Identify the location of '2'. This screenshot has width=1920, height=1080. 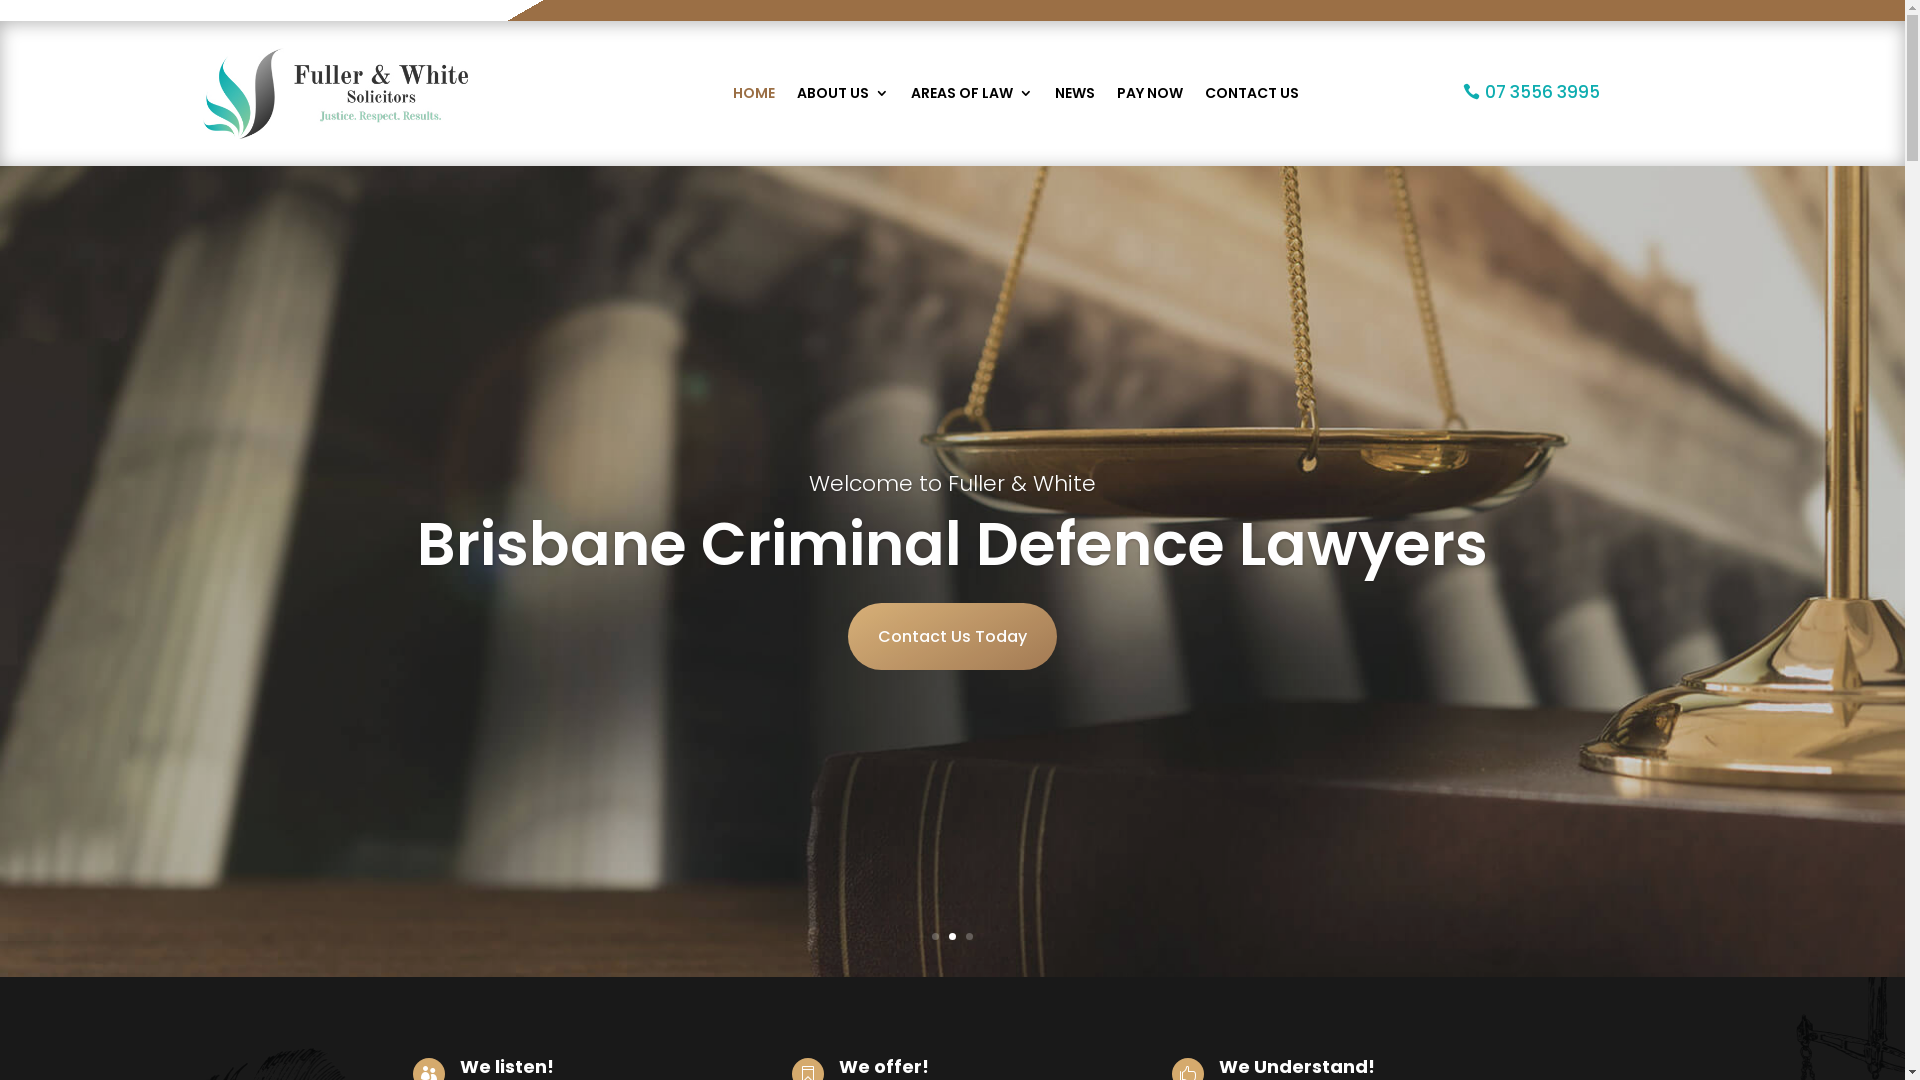
(948, 936).